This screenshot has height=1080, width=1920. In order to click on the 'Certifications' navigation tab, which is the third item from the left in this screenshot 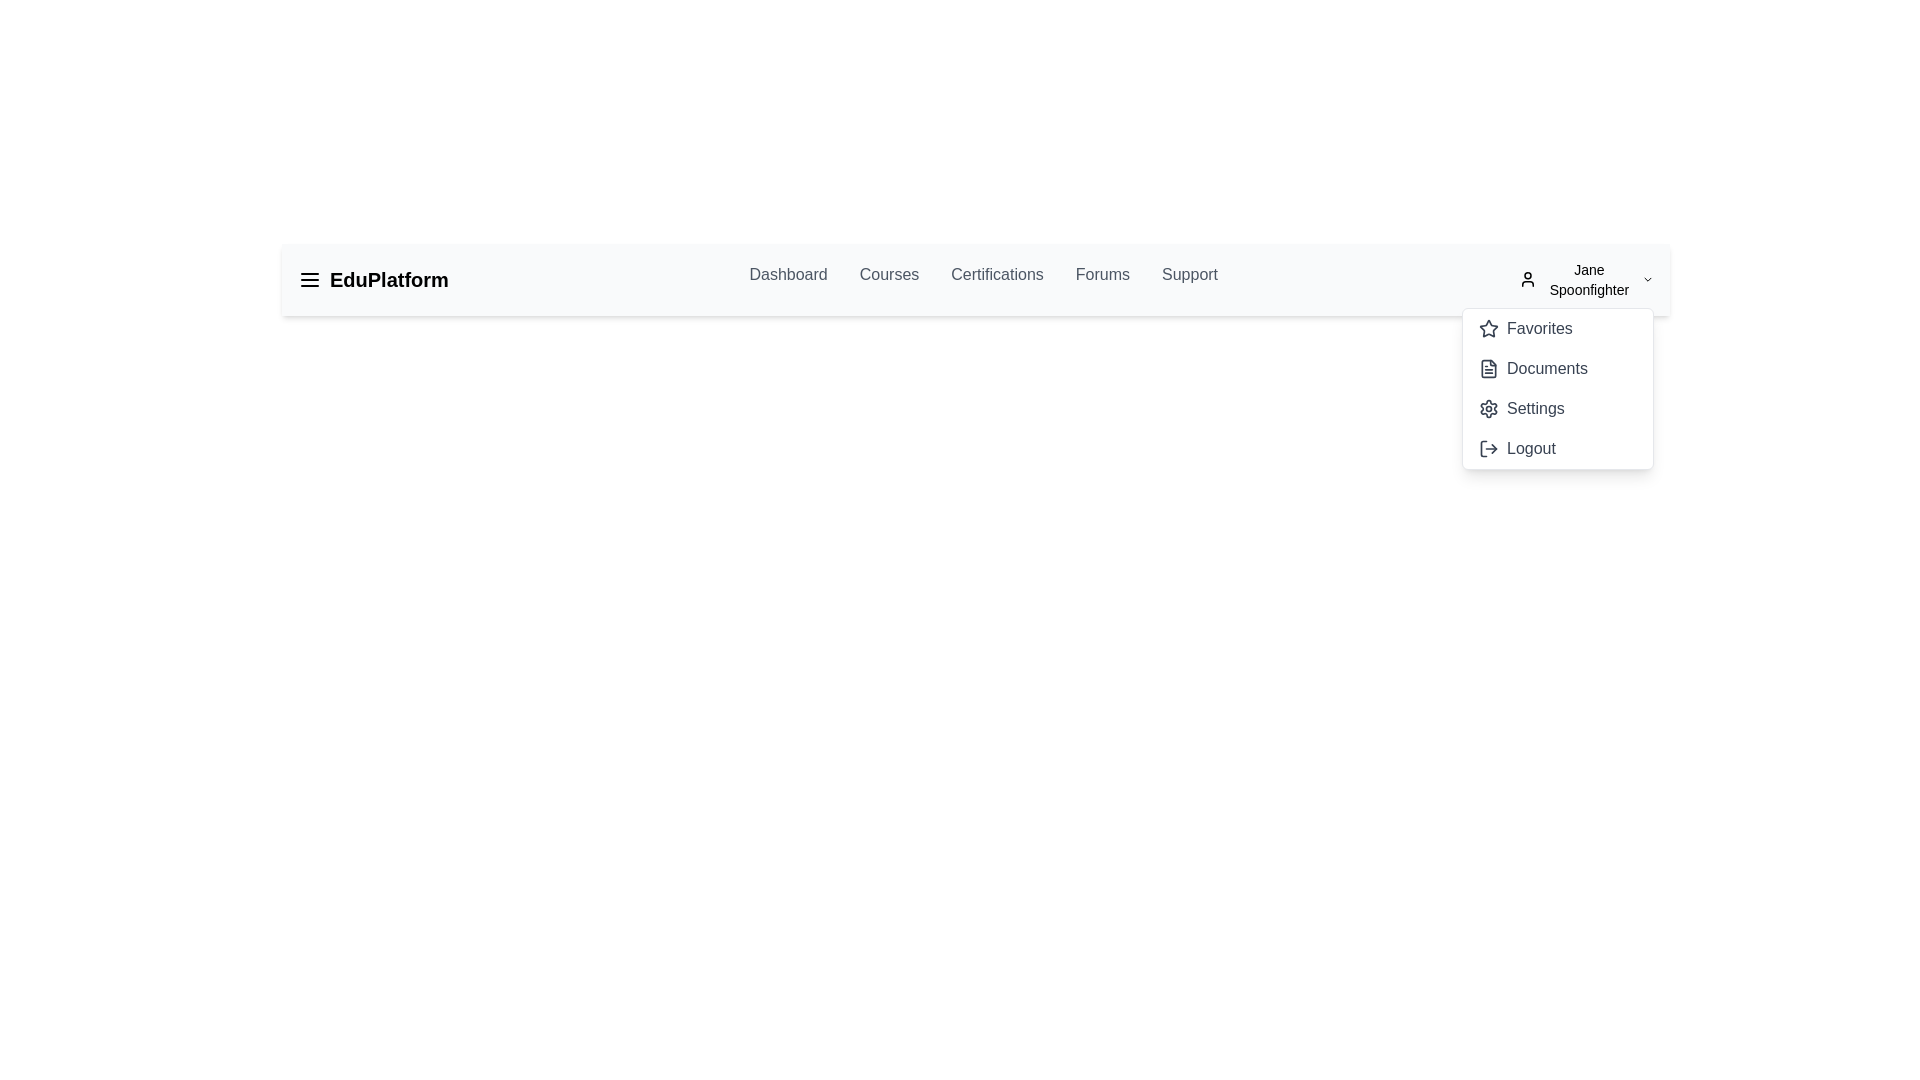, I will do `click(997, 280)`.